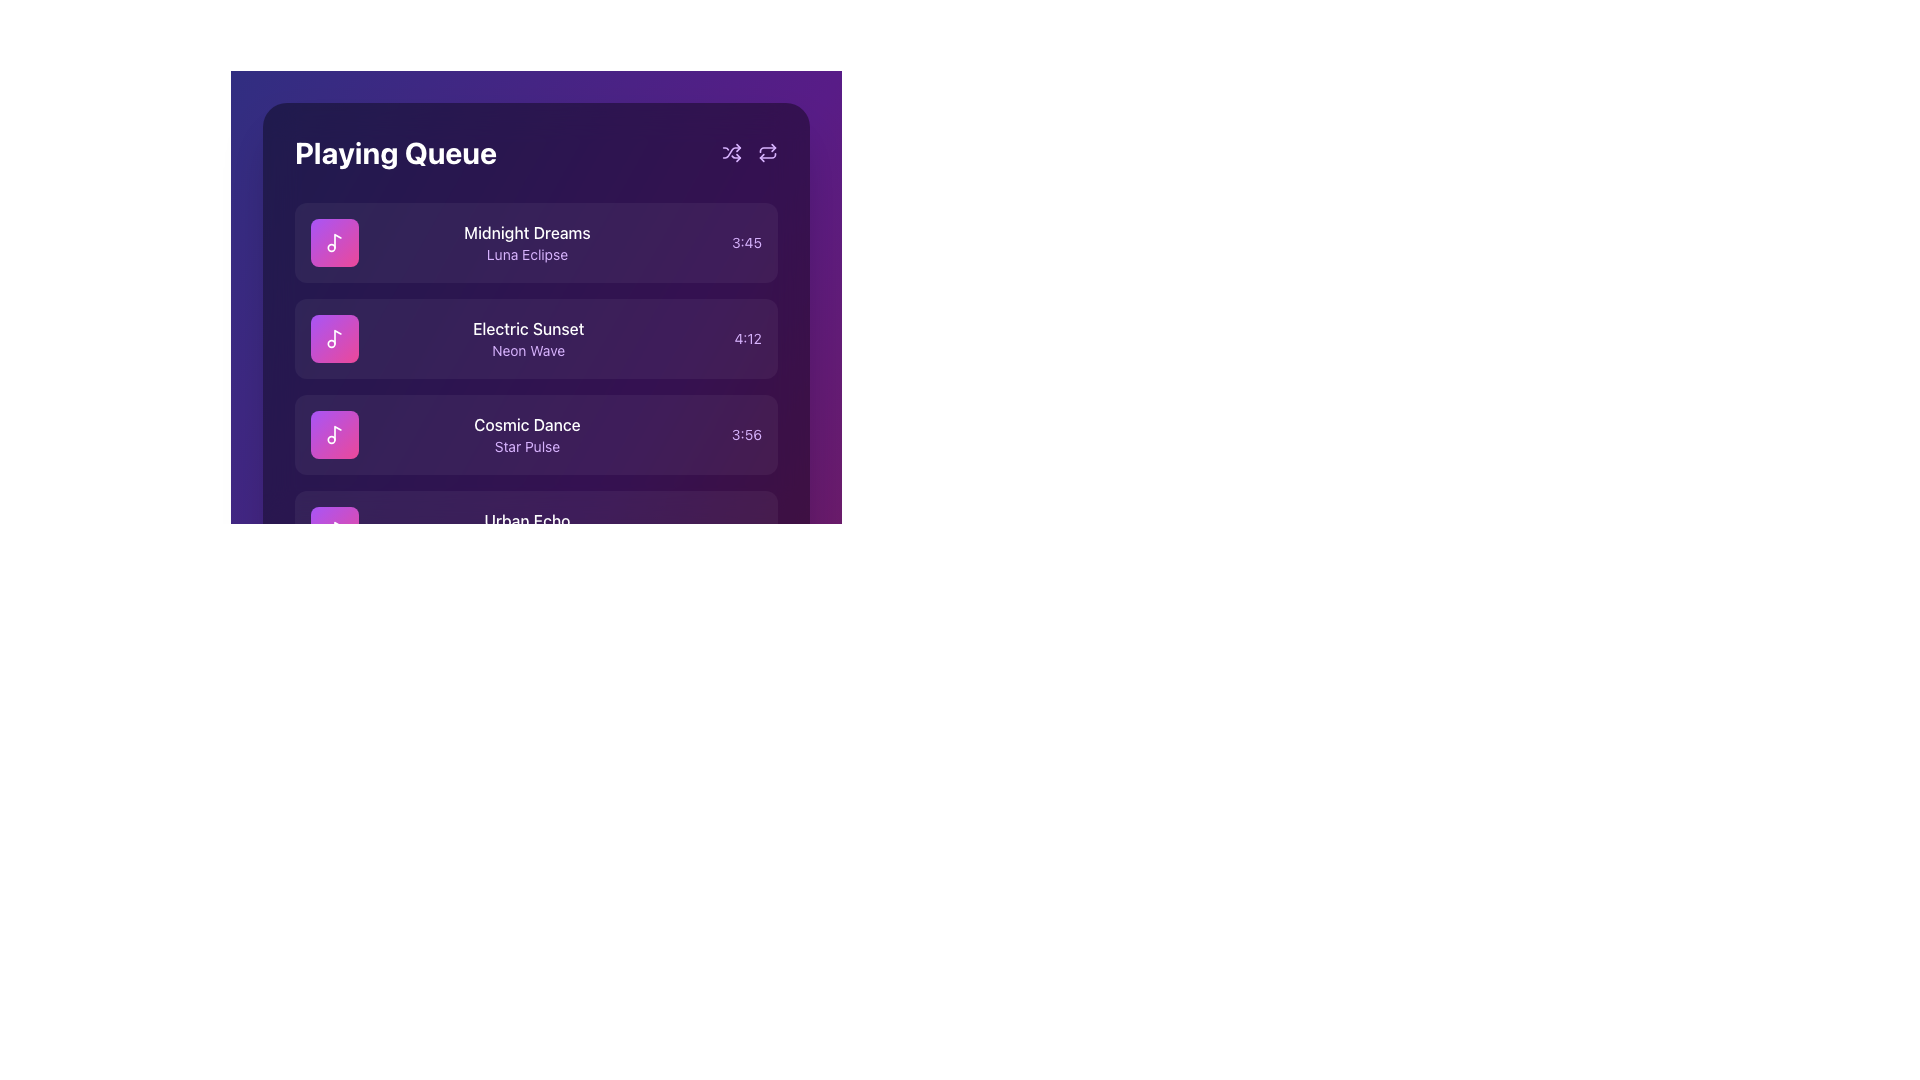 The height and width of the screenshot is (1080, 1920). What do you see at coordinates (536, 285) in the screenshot?
I see `the first song card titled 'Midnight Dreams' by 'Luna Eclipse' in the 'Playing Queue' section` at bounding box center [536, 285].